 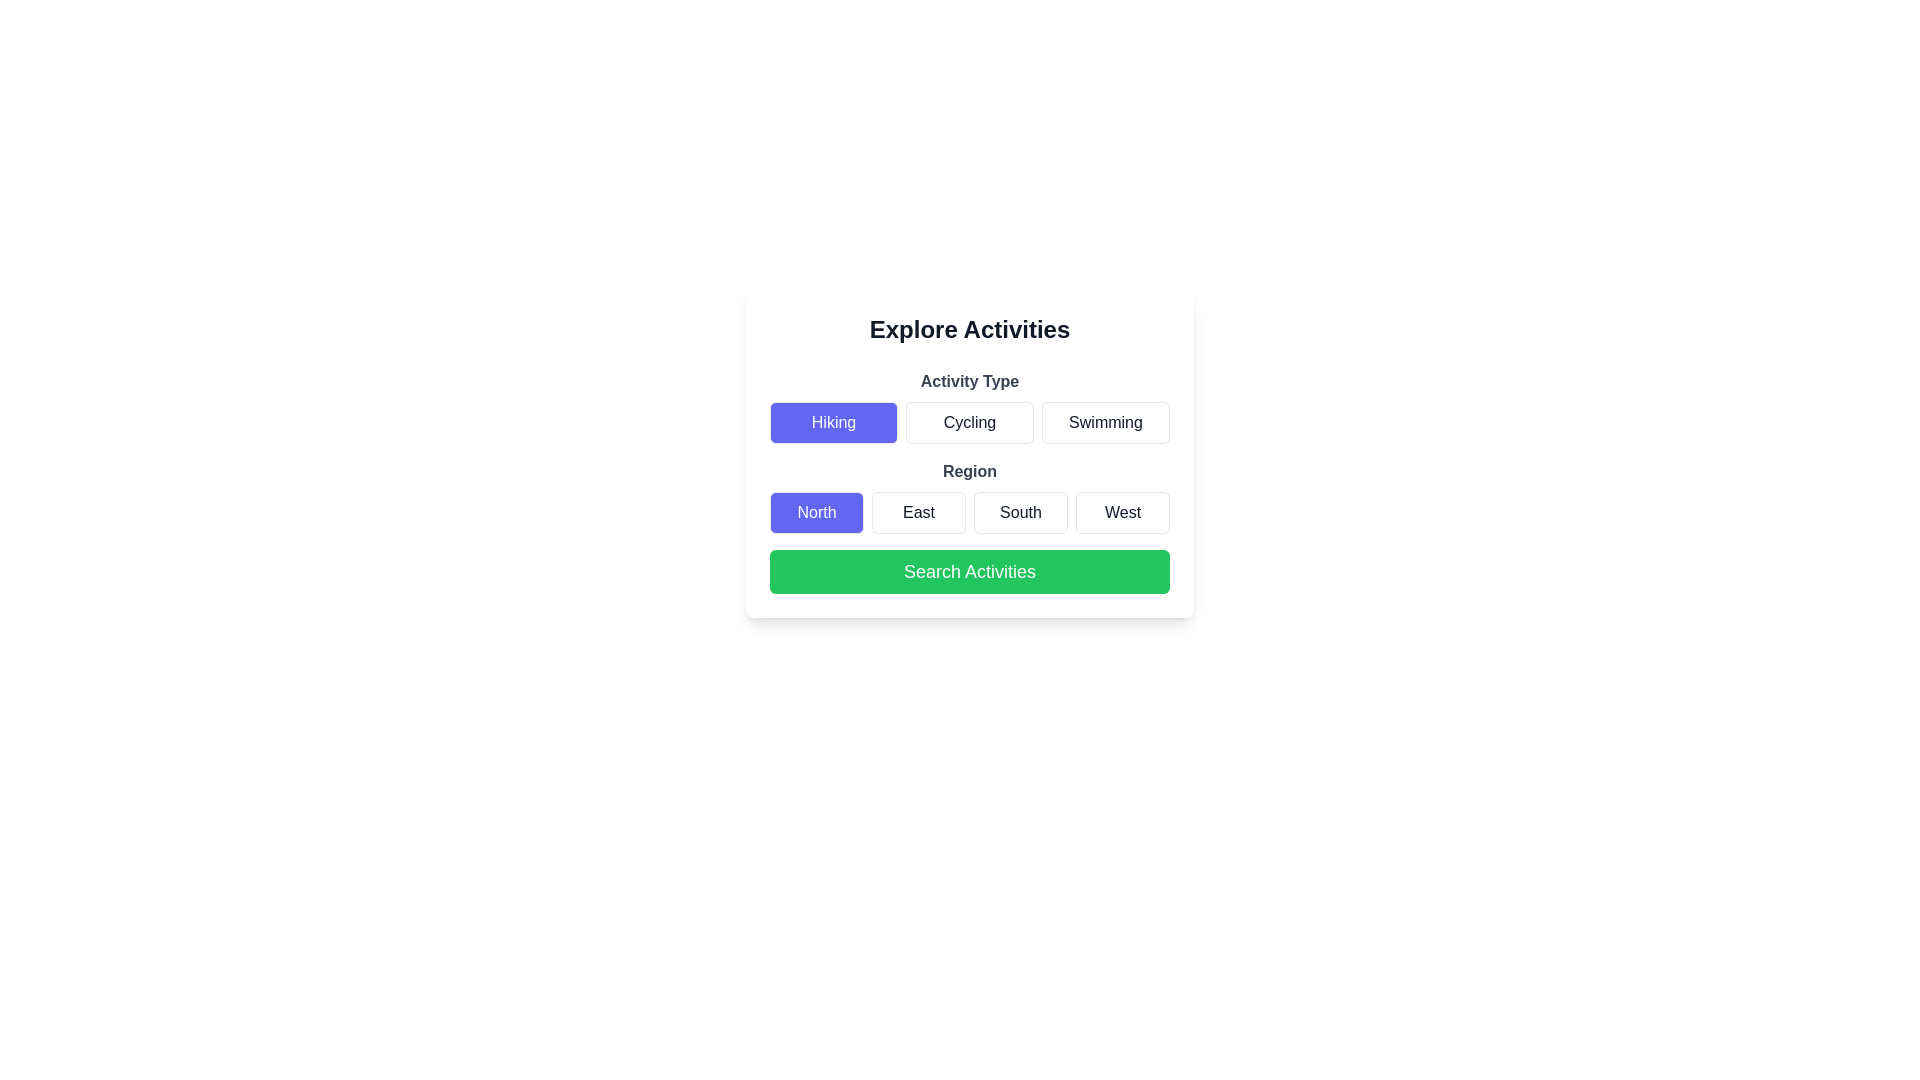 I want to click on the 'Hiking' button, which is a rectangular button with a blue background and rounded corners, so click(x=834, y=422).